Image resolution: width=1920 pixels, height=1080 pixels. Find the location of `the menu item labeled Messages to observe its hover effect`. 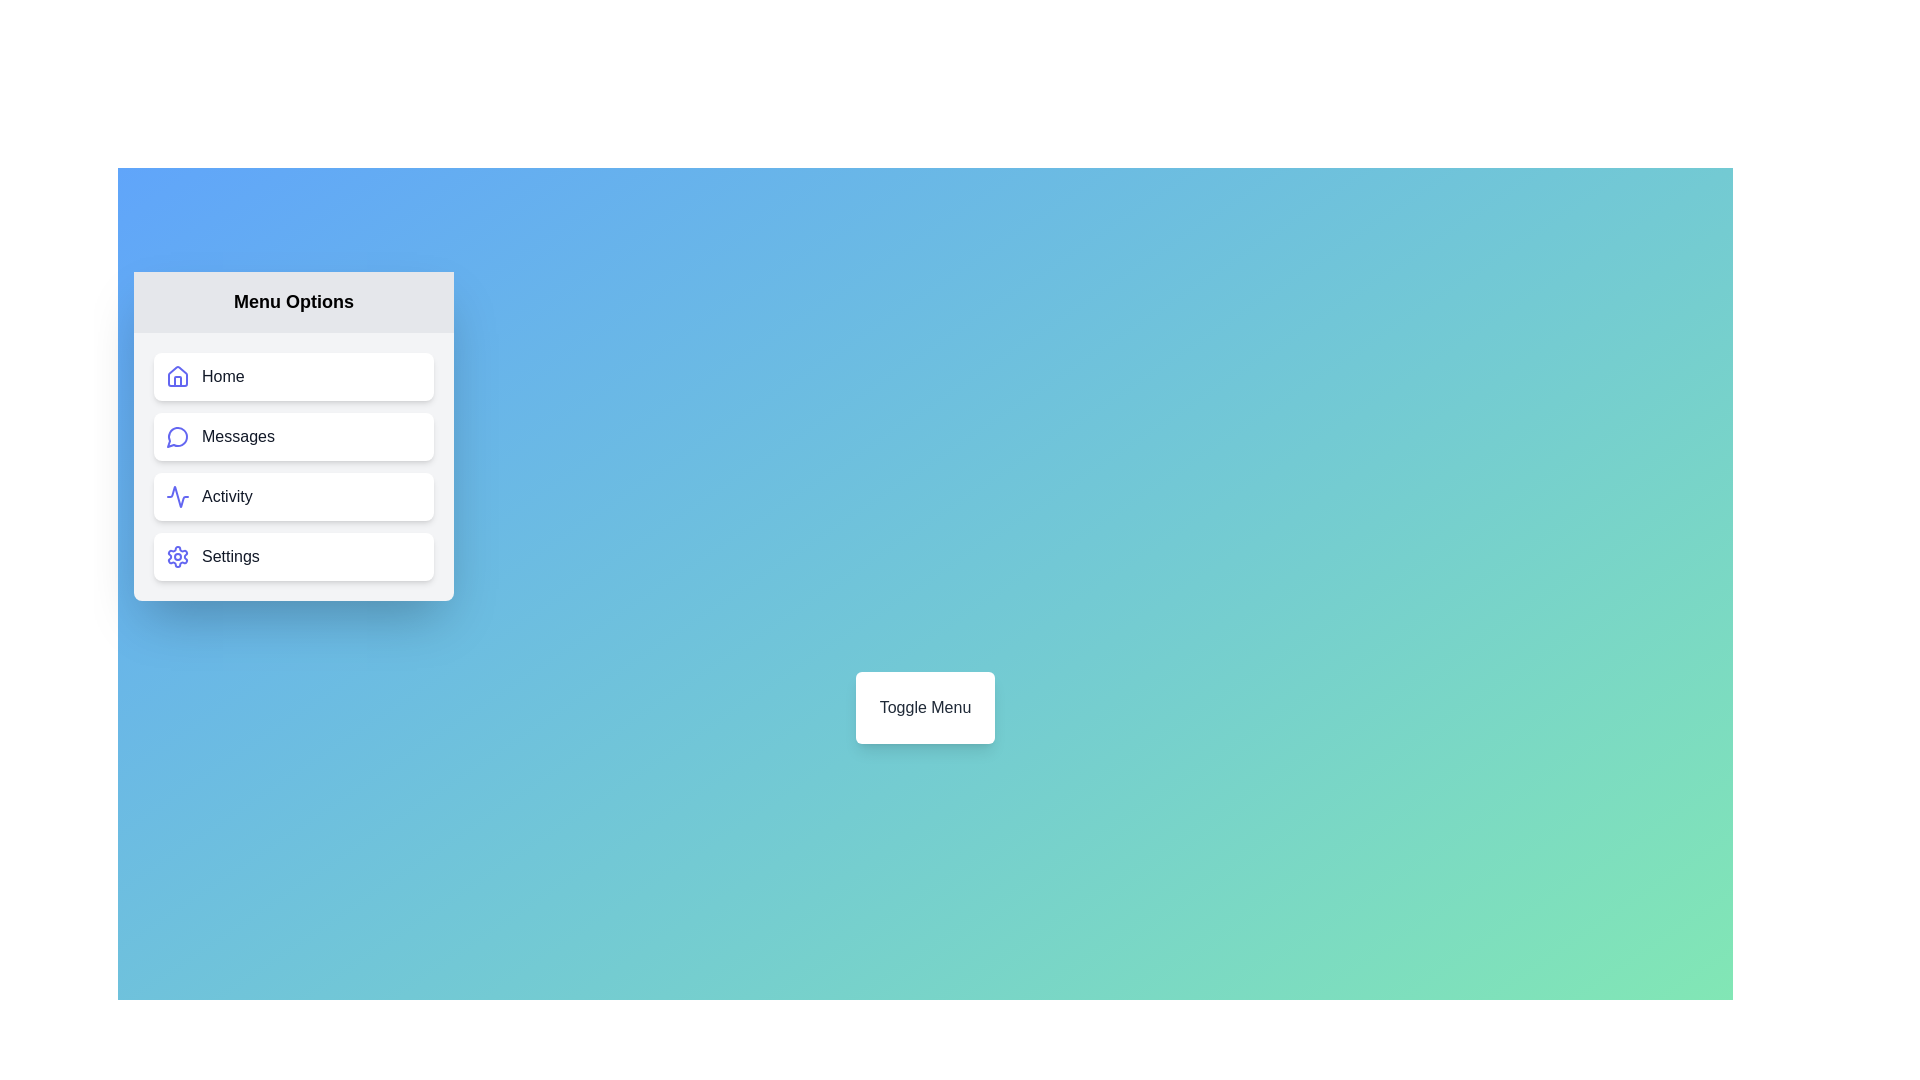

the menu item labeled Messages to observe its hover effect is located at coordinates (292, 435).